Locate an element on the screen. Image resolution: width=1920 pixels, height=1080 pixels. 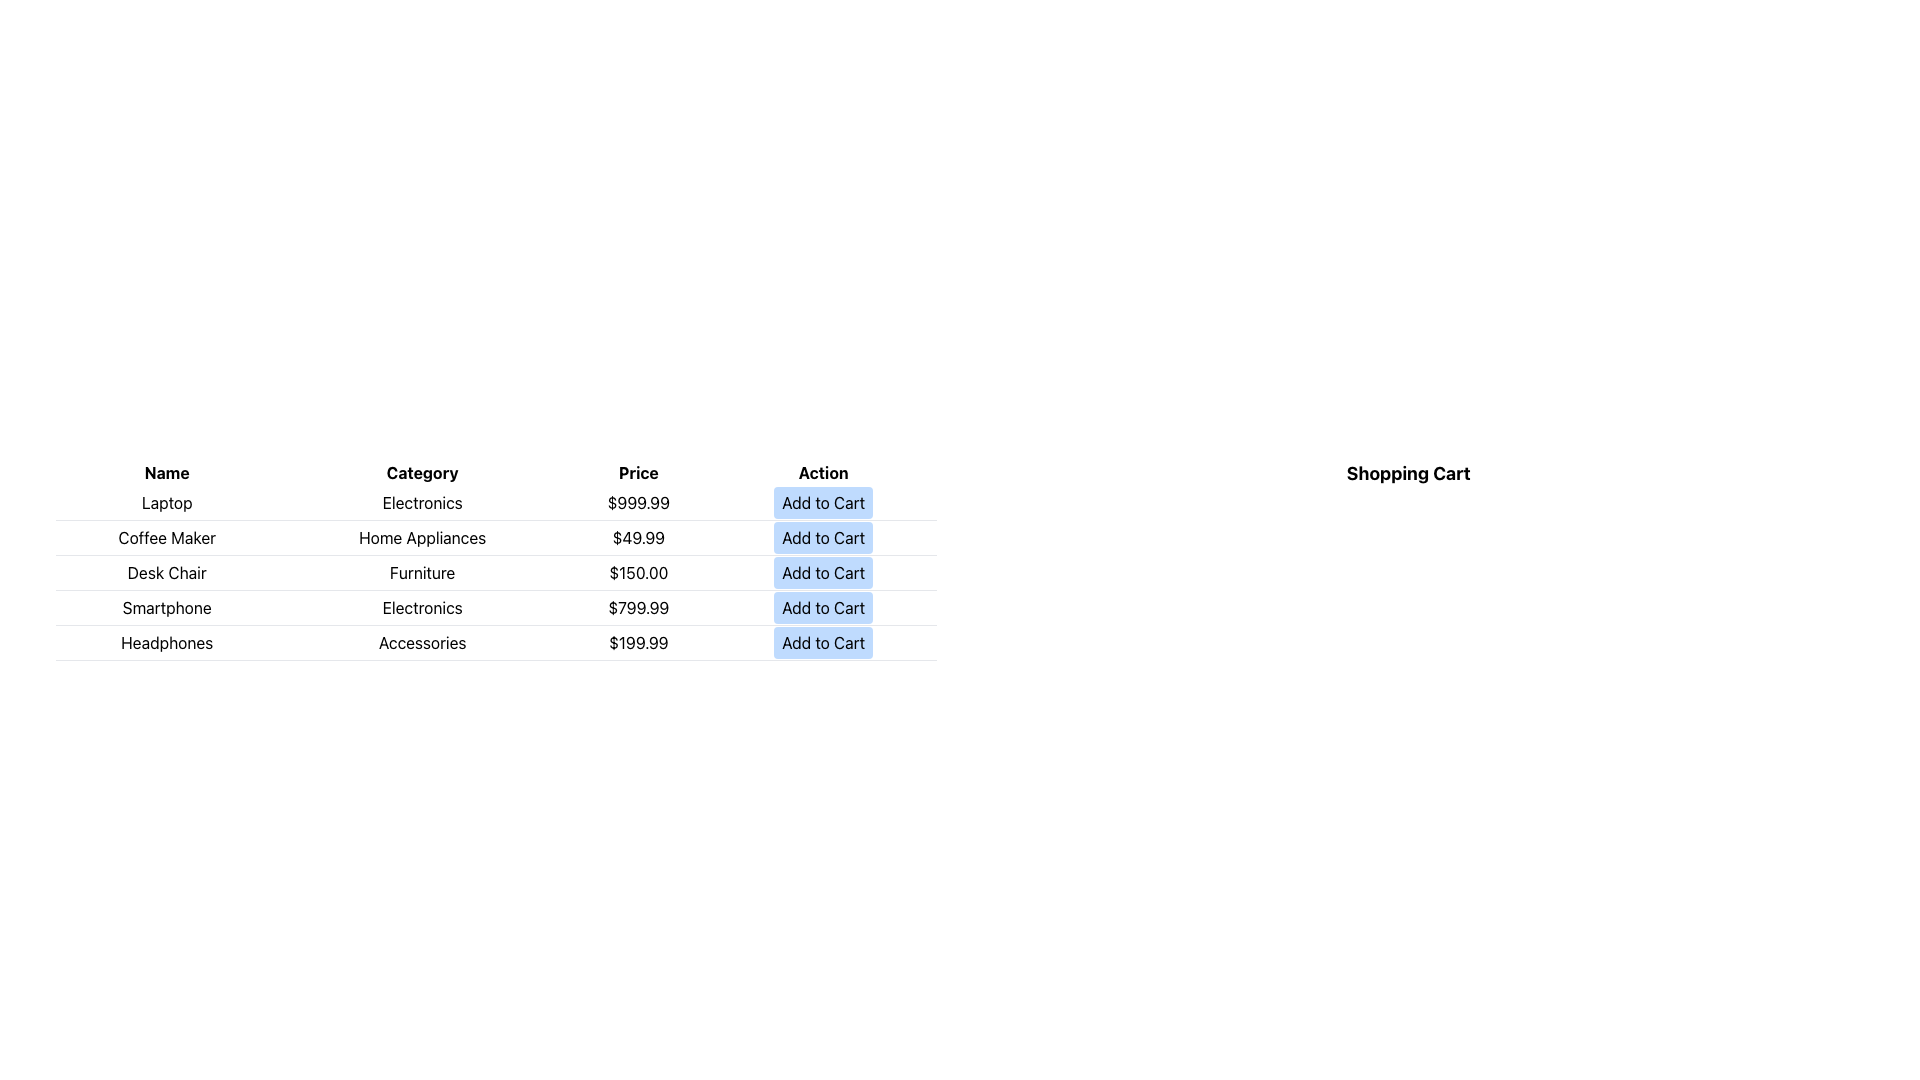
text label displaying 'Electronics' which is the second item in the 'Category' column of the fourth row in the table is located at coordinates (421, 607).